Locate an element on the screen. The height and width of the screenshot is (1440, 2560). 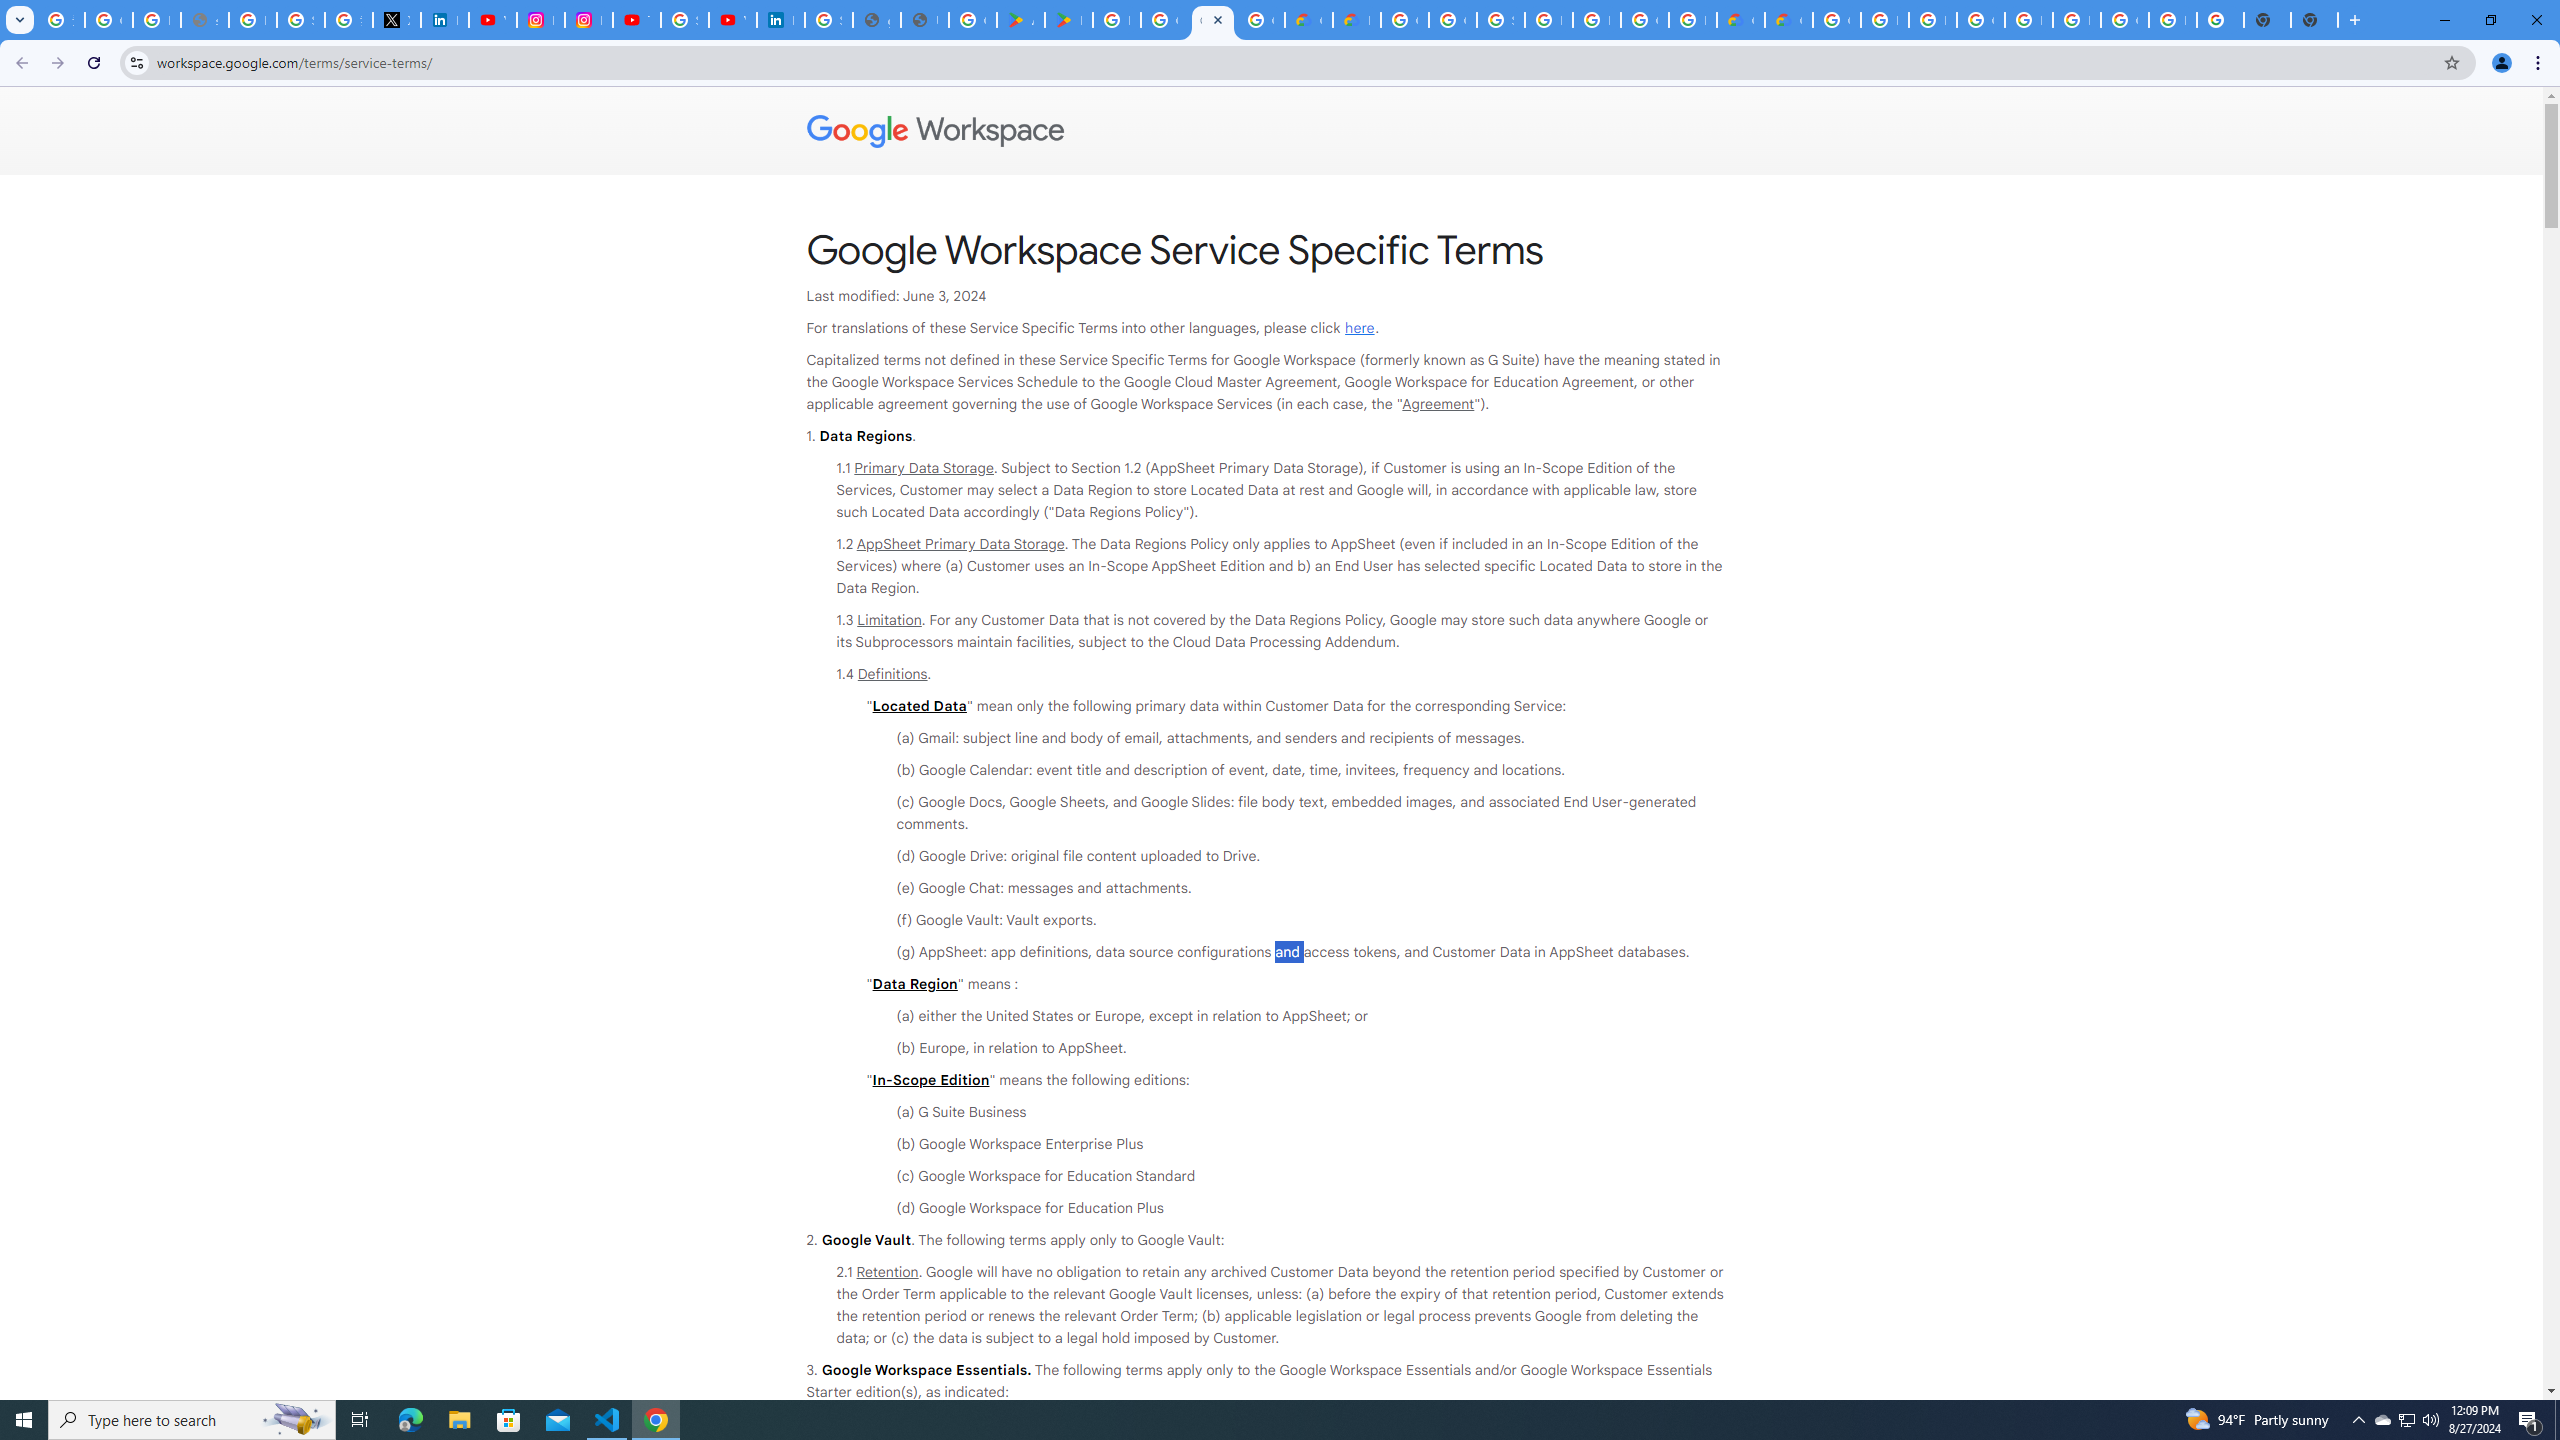
'User Details' is located at coordinates (924, 19).